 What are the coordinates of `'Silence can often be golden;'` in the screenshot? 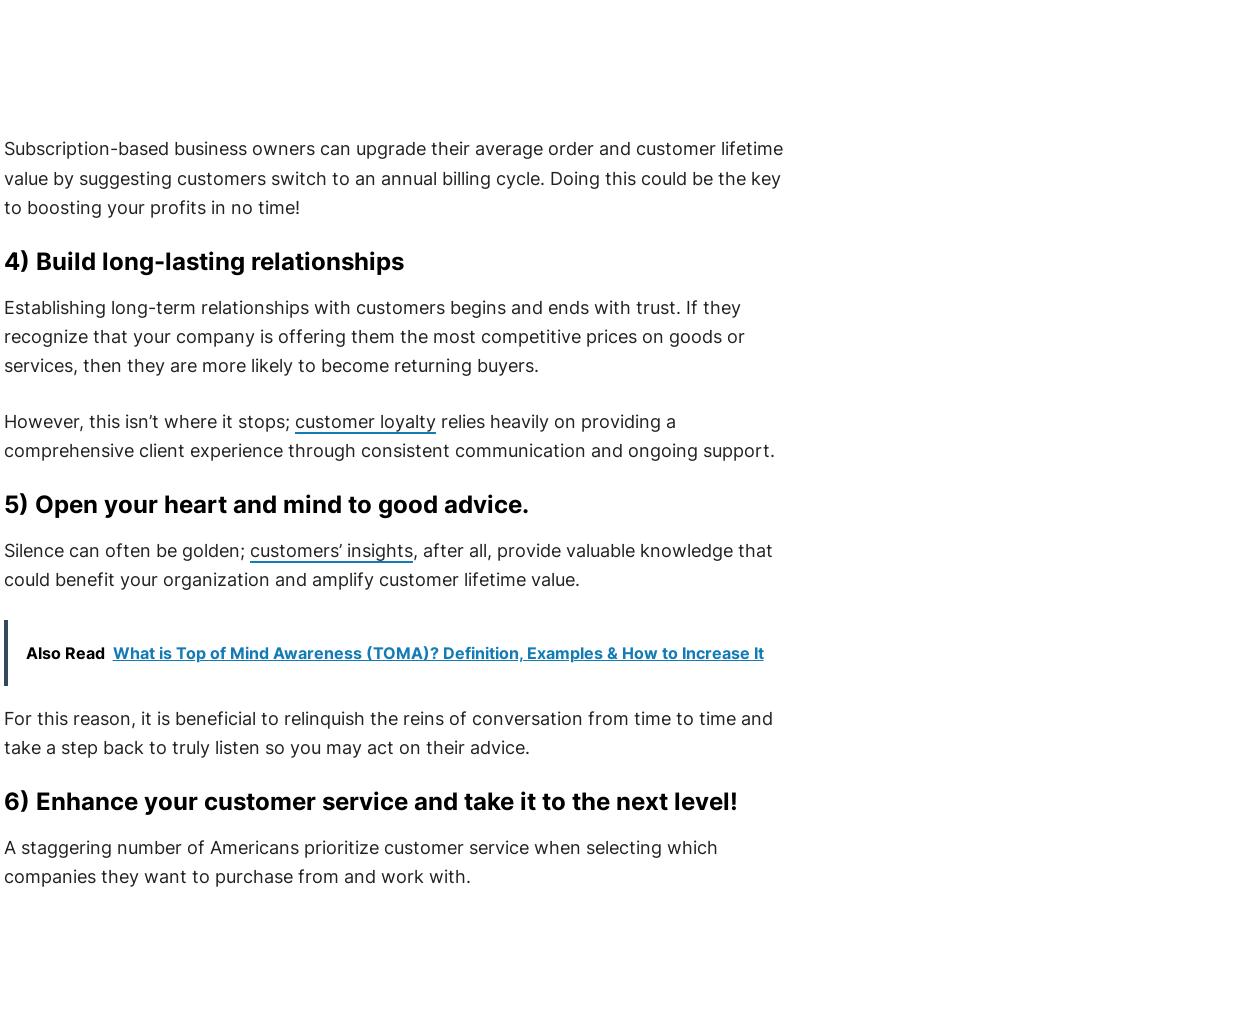 It's located at (126, 548).